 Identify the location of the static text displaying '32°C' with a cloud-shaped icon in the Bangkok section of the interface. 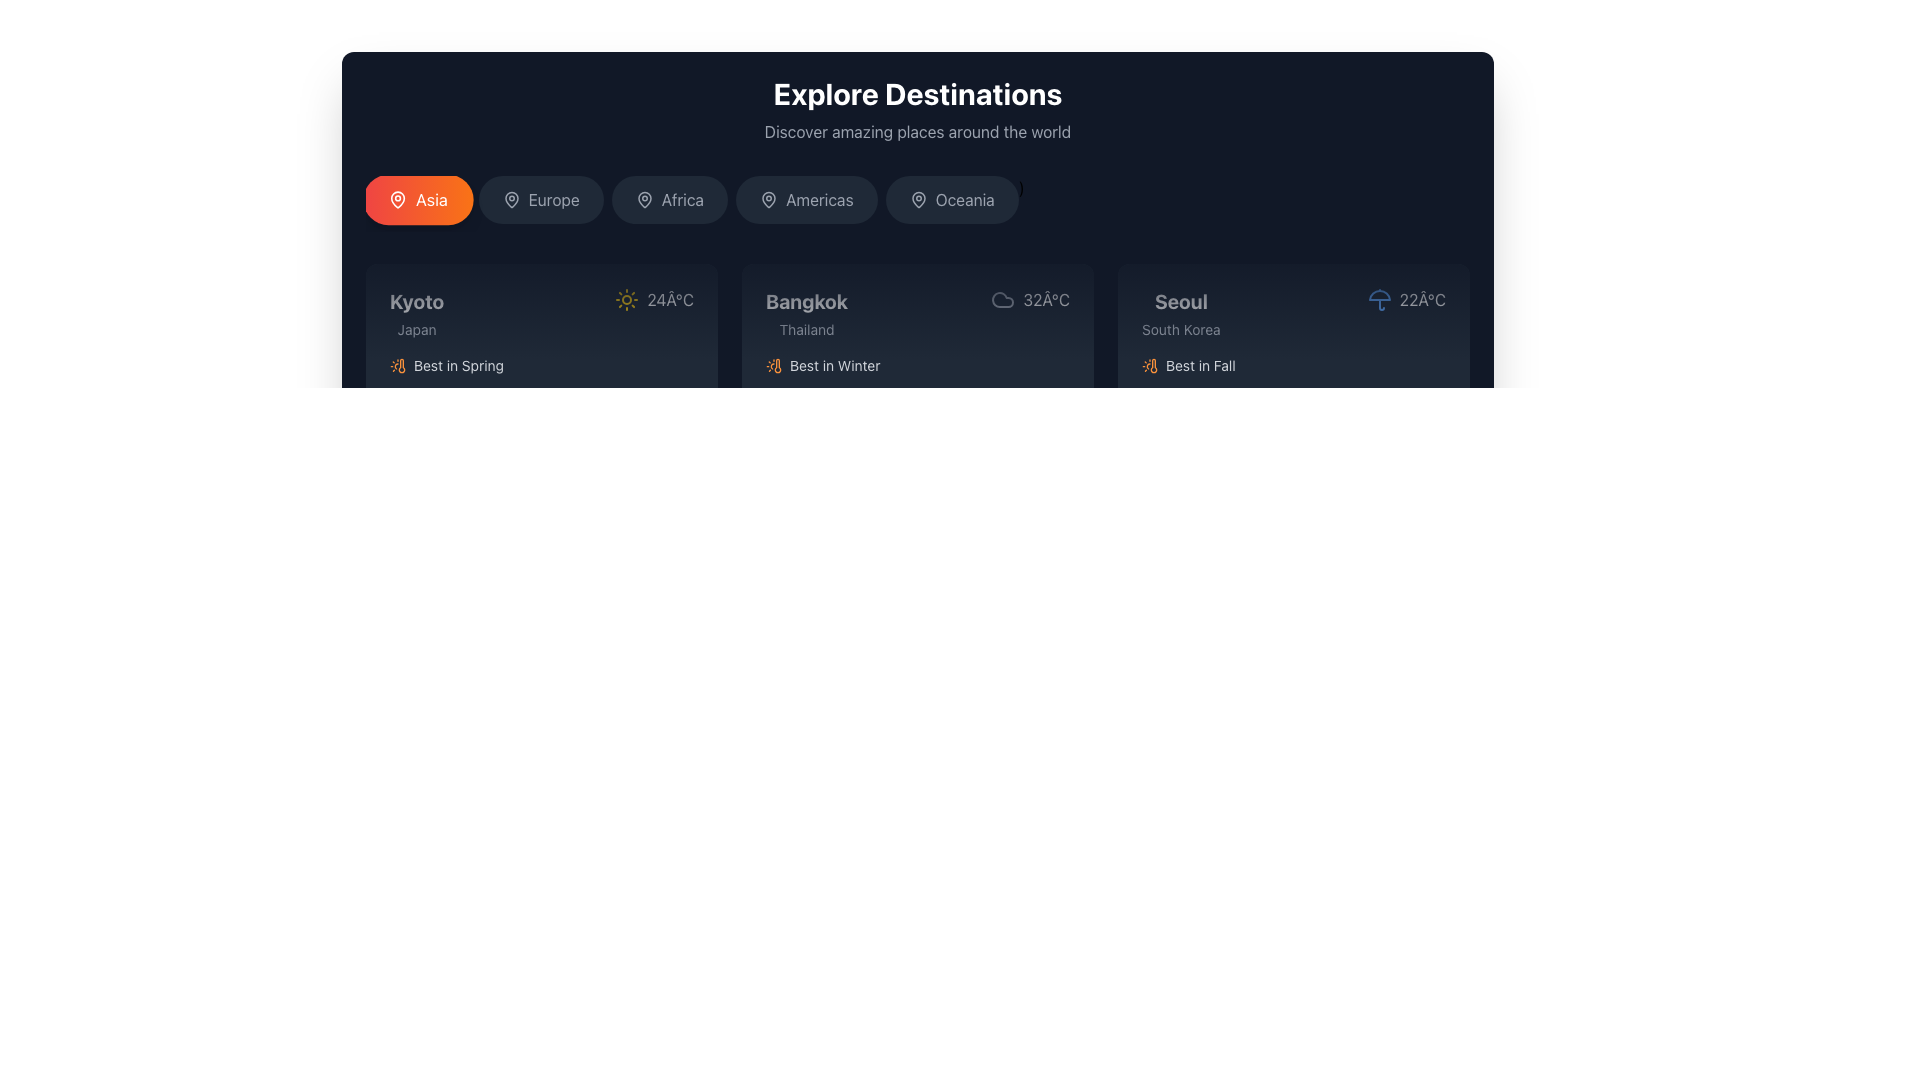
(1030, 300).